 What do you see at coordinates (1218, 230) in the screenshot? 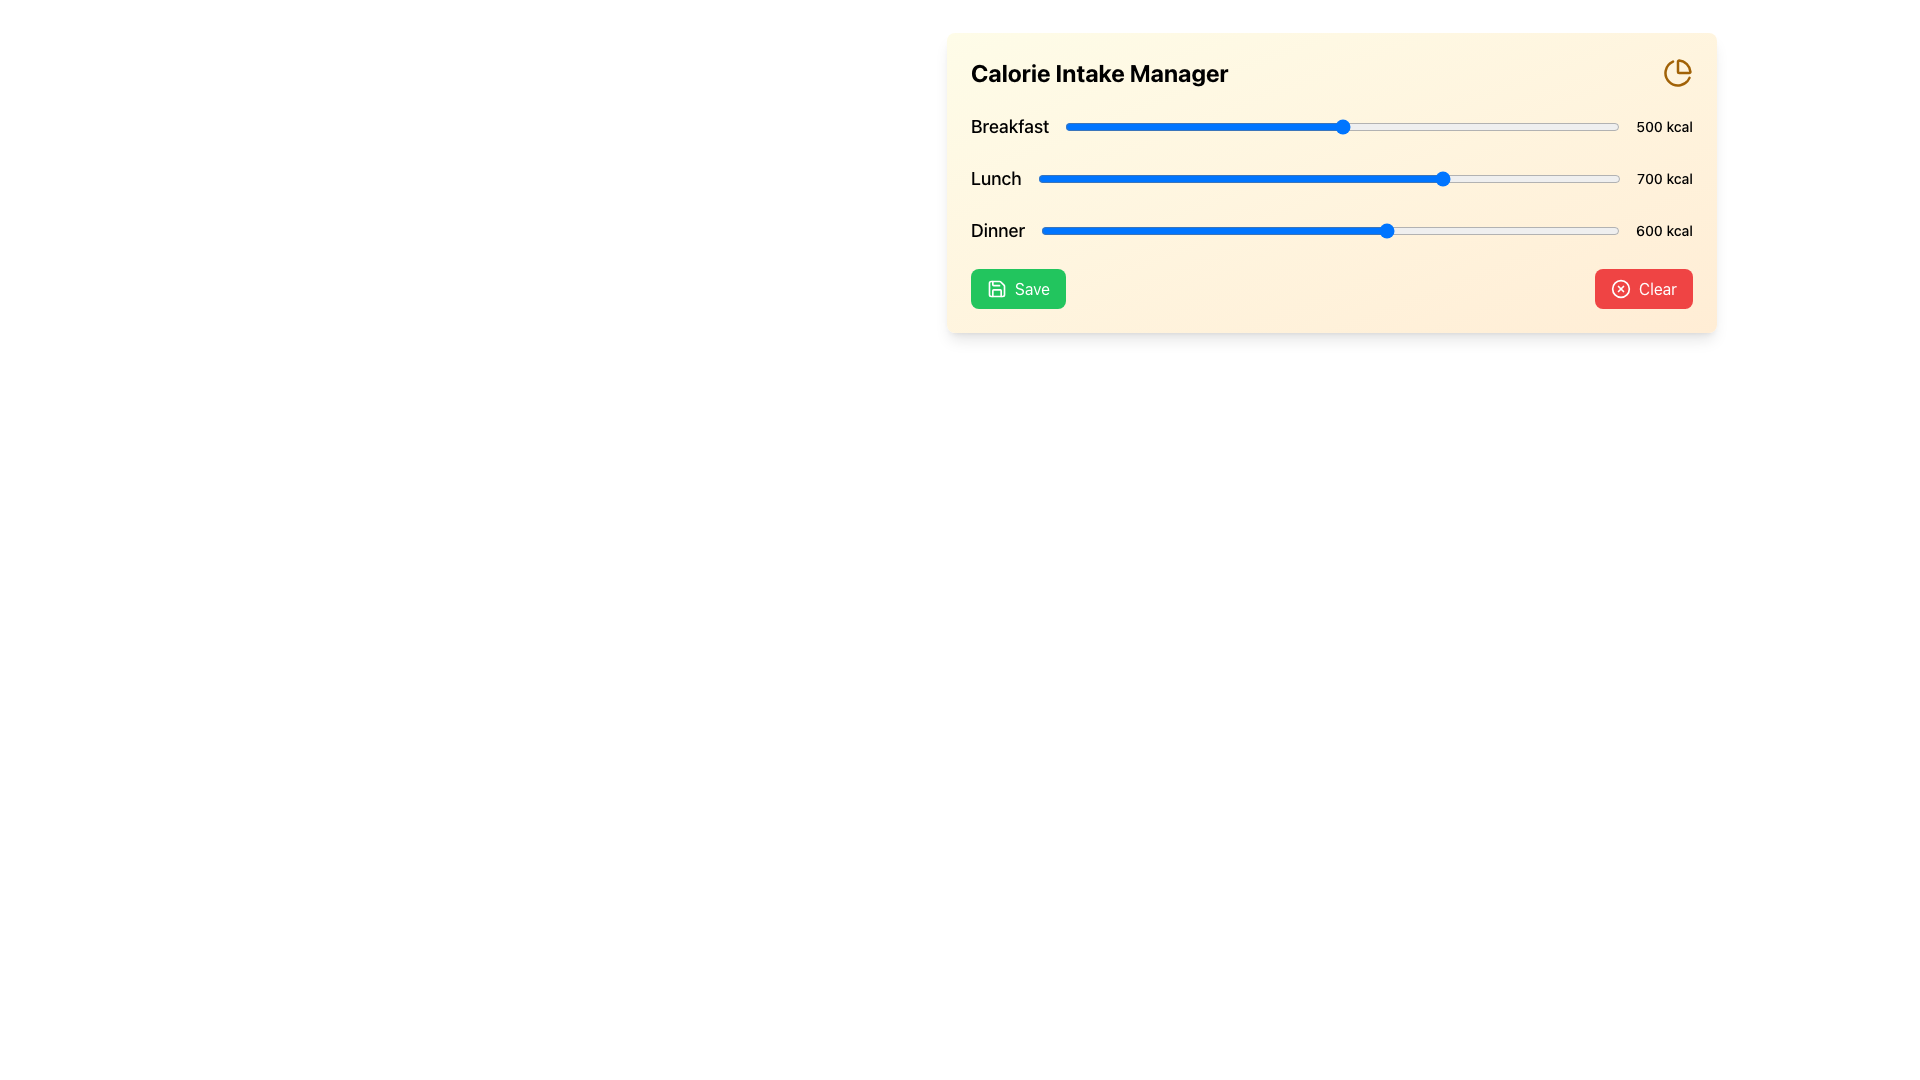
I see `the dinner calorie intake slider` at bounding box center [1218, 230].